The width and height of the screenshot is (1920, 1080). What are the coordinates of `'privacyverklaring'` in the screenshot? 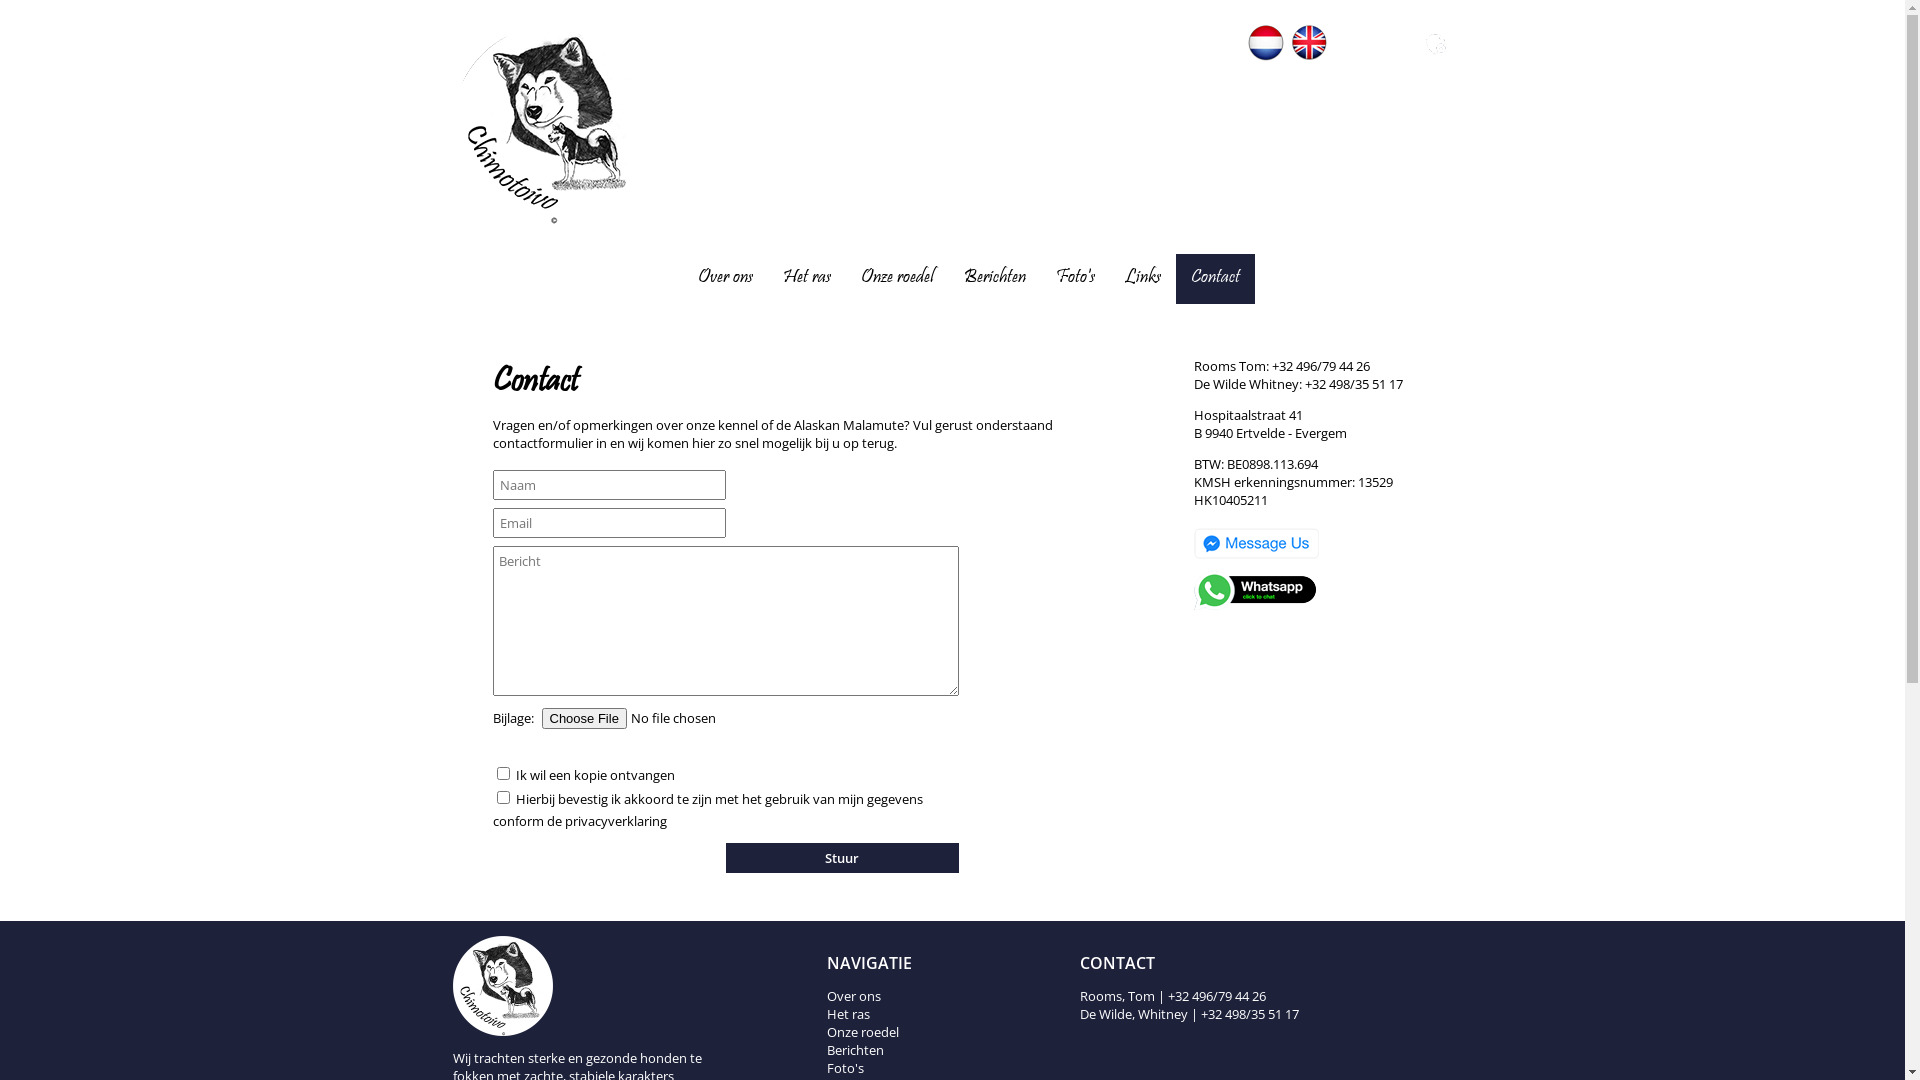 It's located at (613, 821).